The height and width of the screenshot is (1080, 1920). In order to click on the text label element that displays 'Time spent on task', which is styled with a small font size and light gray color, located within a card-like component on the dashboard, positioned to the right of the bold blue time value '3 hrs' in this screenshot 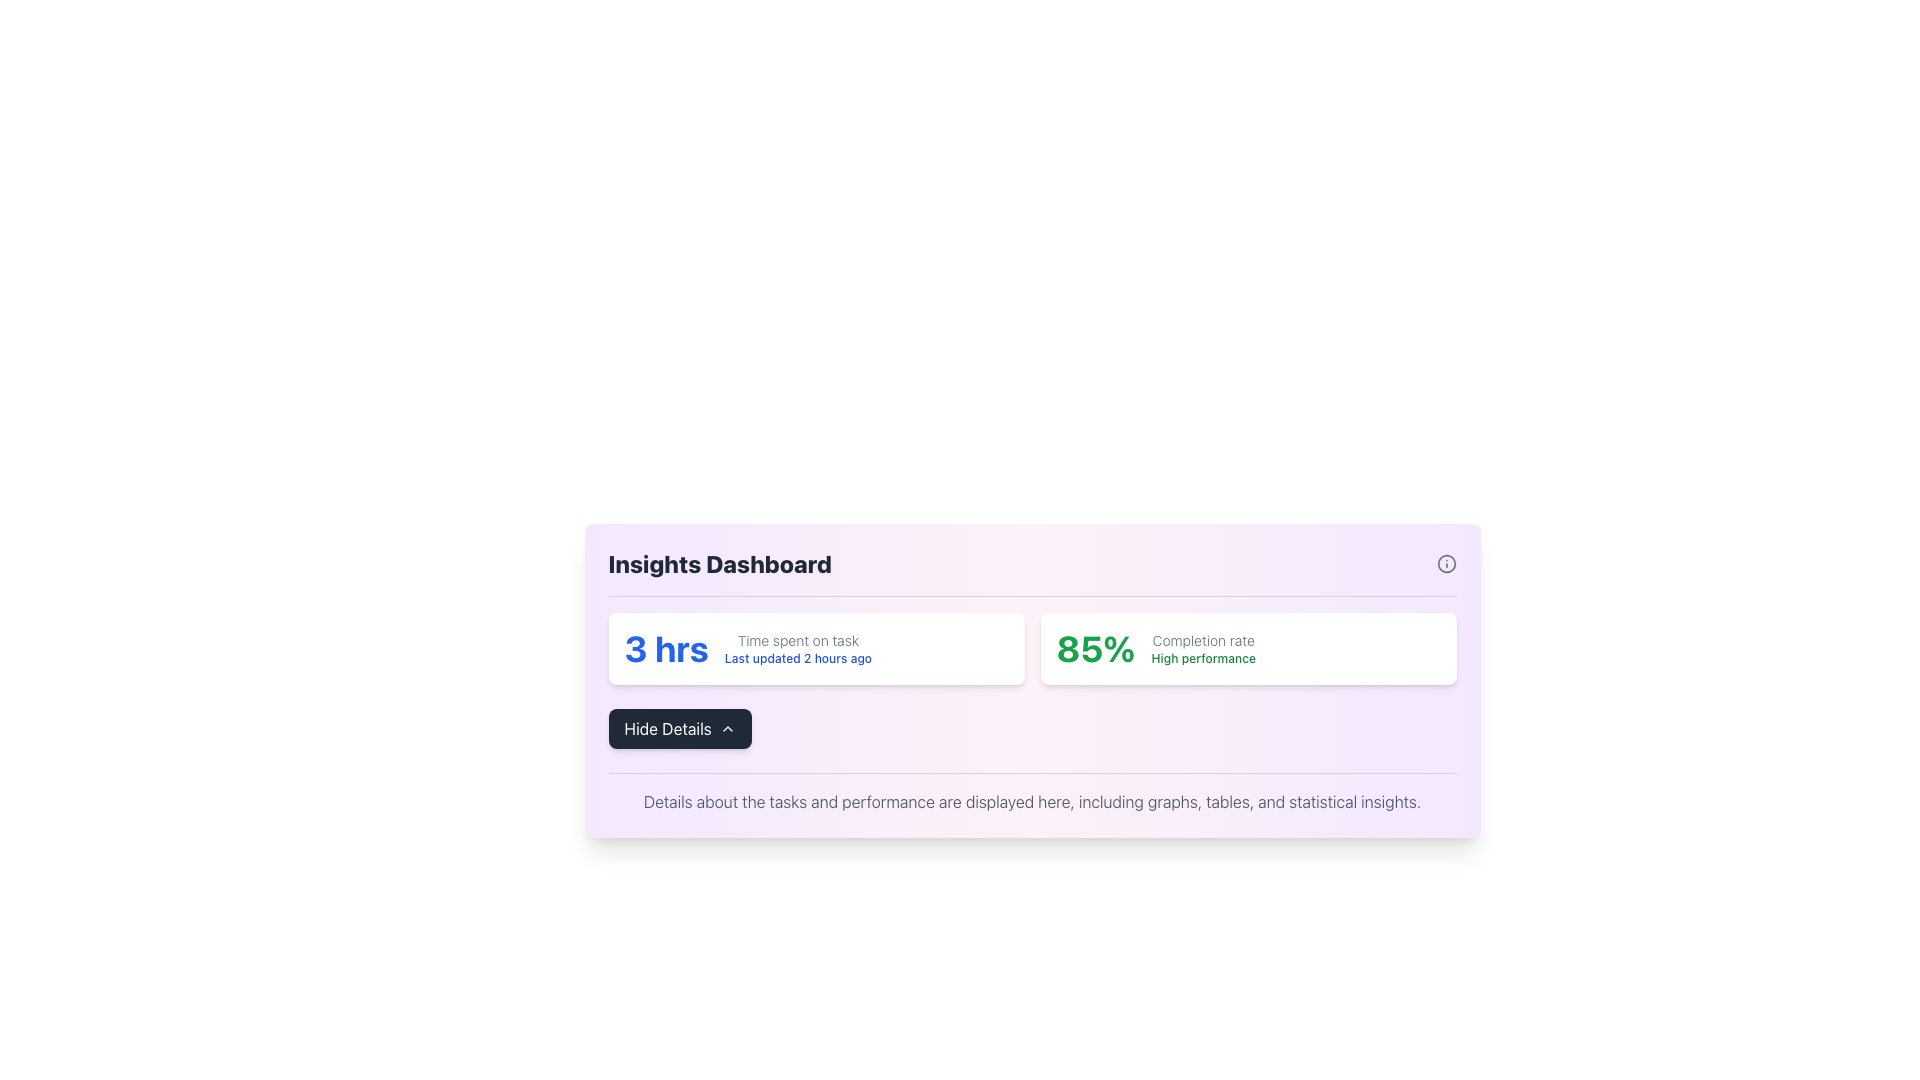, I will do `click(797, 640)`.